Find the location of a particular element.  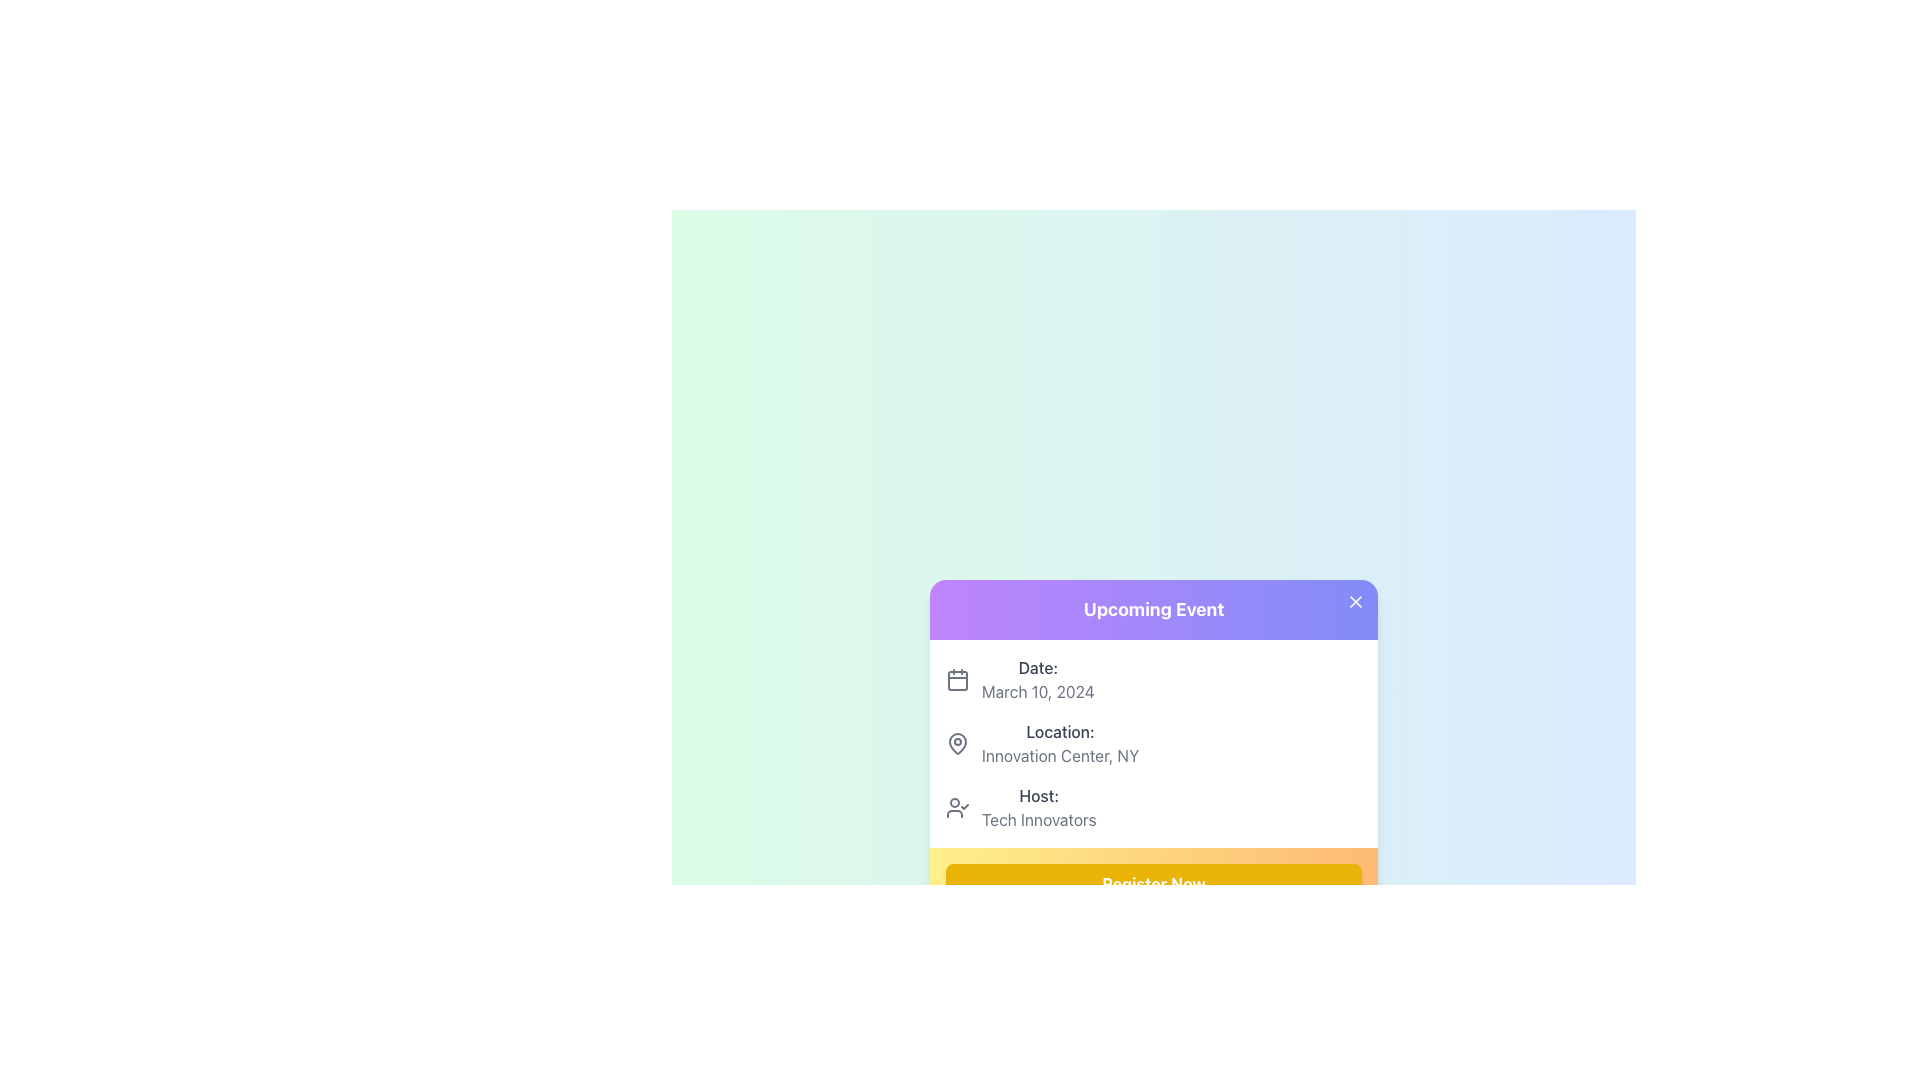

the icon representing the host in the 'Host' section, located to the left of the label 'Host:' for 'Tech Innovators' is located at coordinates (957, 806).